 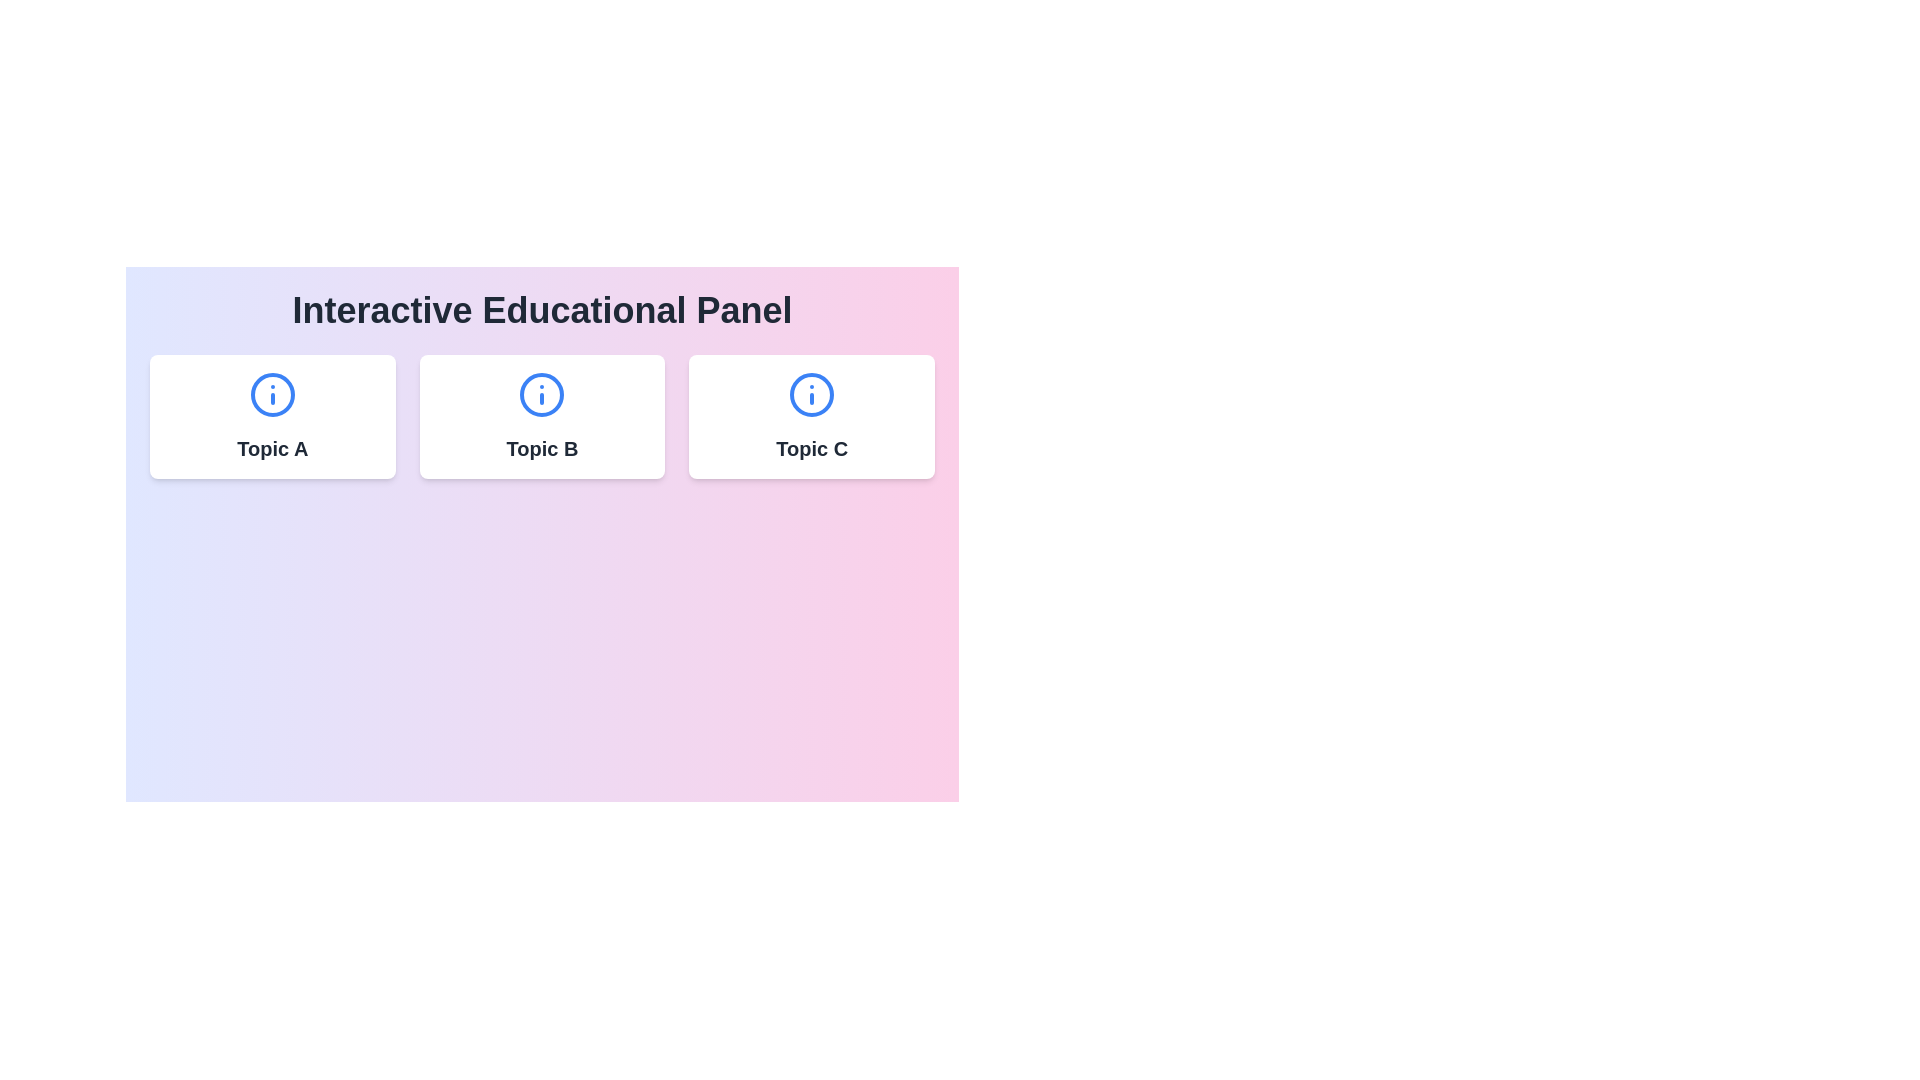 What do you see at coordinates (812, 447) in the screenshot?
I see `the label element that serves as a title for the card, summarizing its content as 'Topic C', located at the bottom section of the card` at bounding box center [812, 447].